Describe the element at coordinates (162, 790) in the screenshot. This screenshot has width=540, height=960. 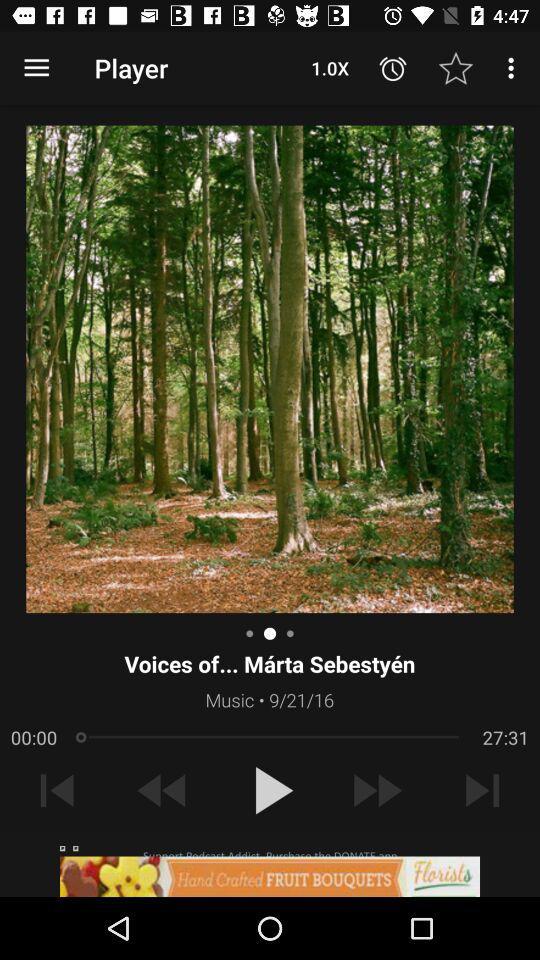
I see `the av_rewind icon` at that location.